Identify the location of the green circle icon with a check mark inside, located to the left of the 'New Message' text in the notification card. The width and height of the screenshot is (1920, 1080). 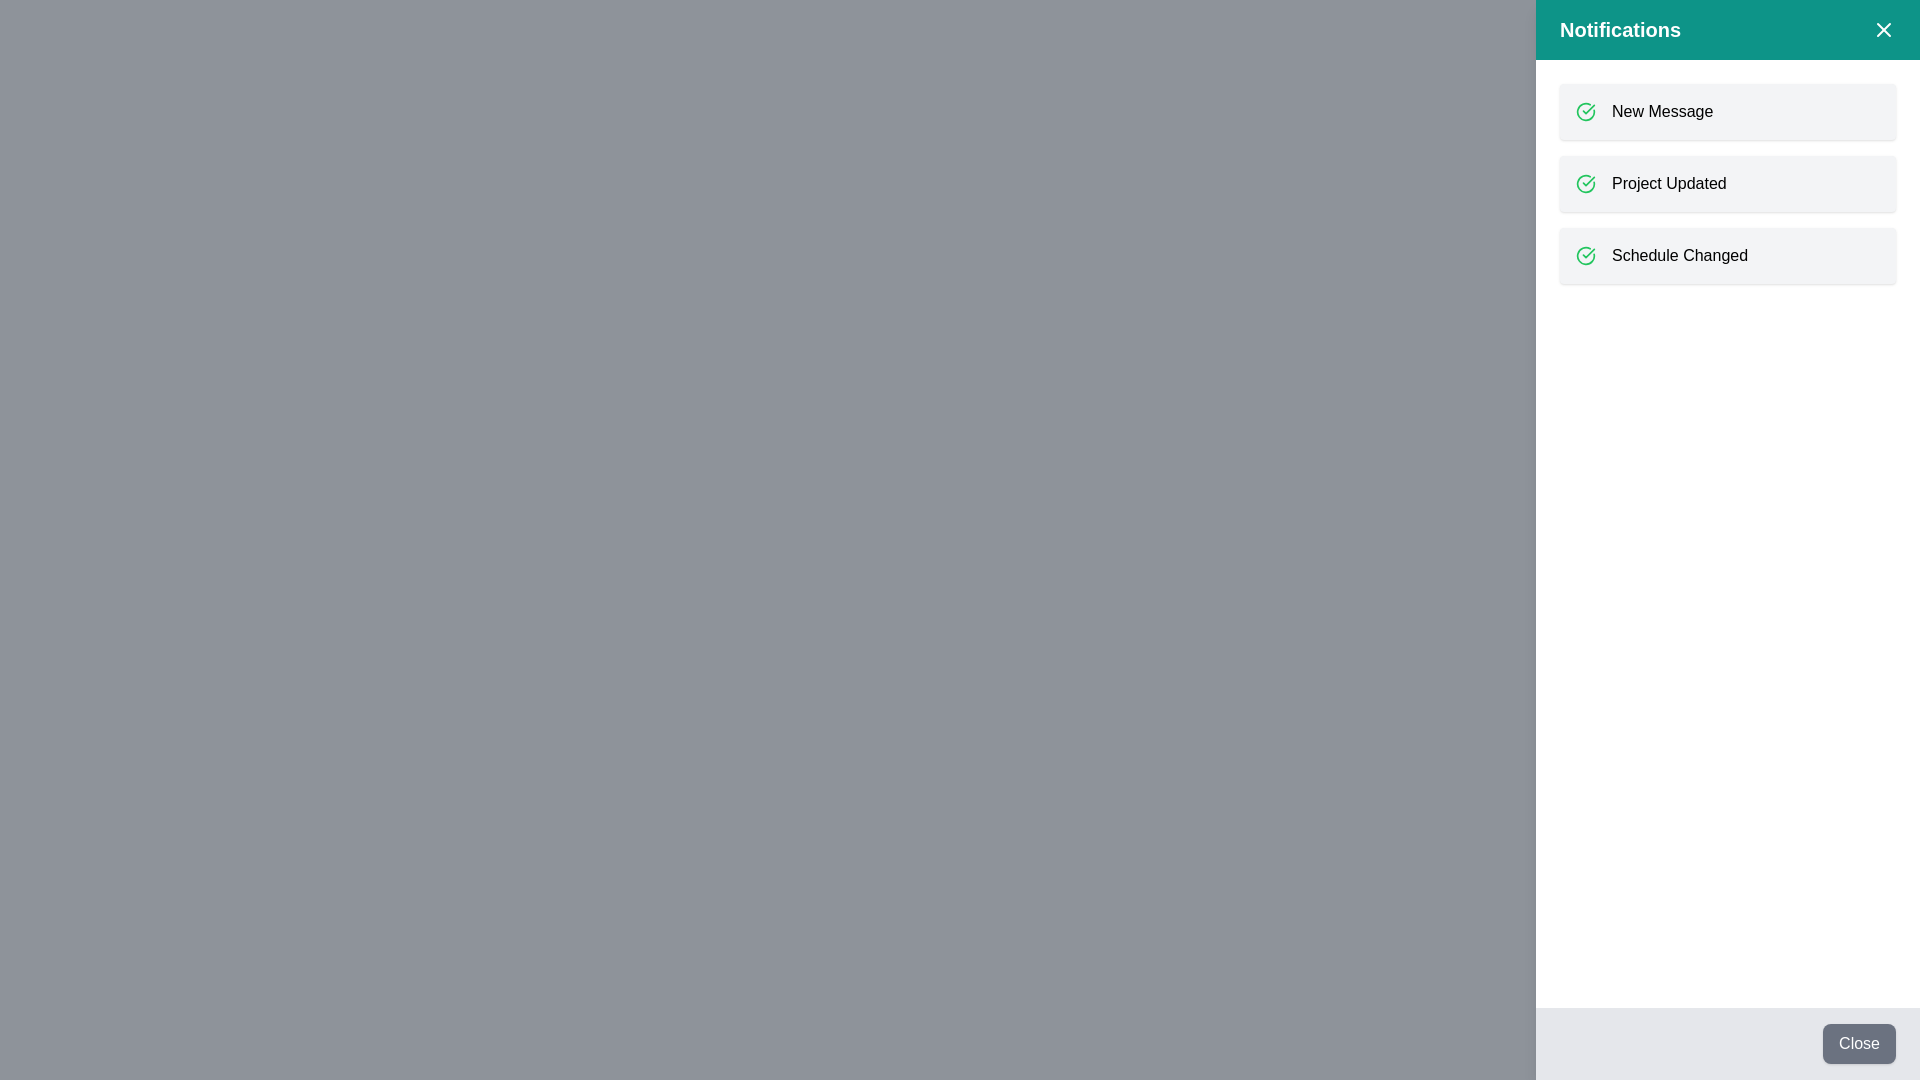
(1584, 111).